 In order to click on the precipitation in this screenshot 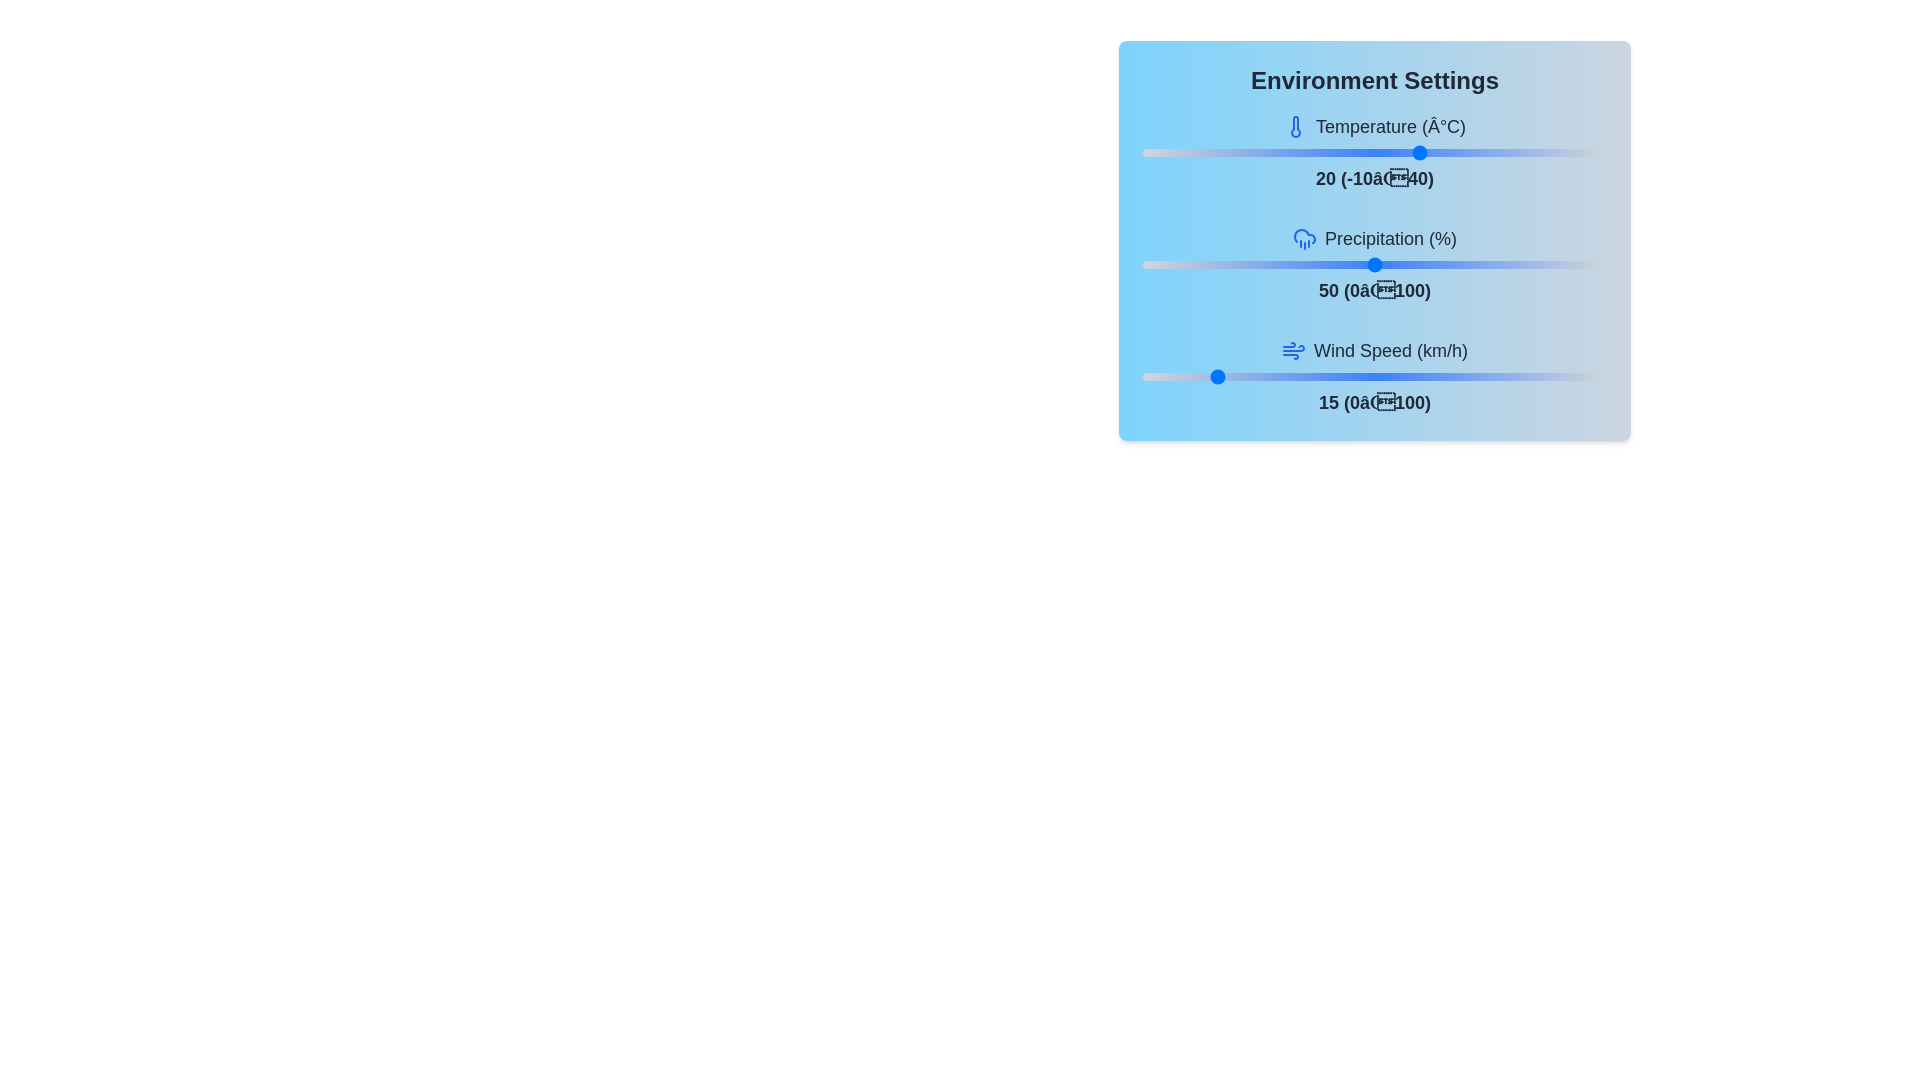, I will do `click(1429, 264)`.